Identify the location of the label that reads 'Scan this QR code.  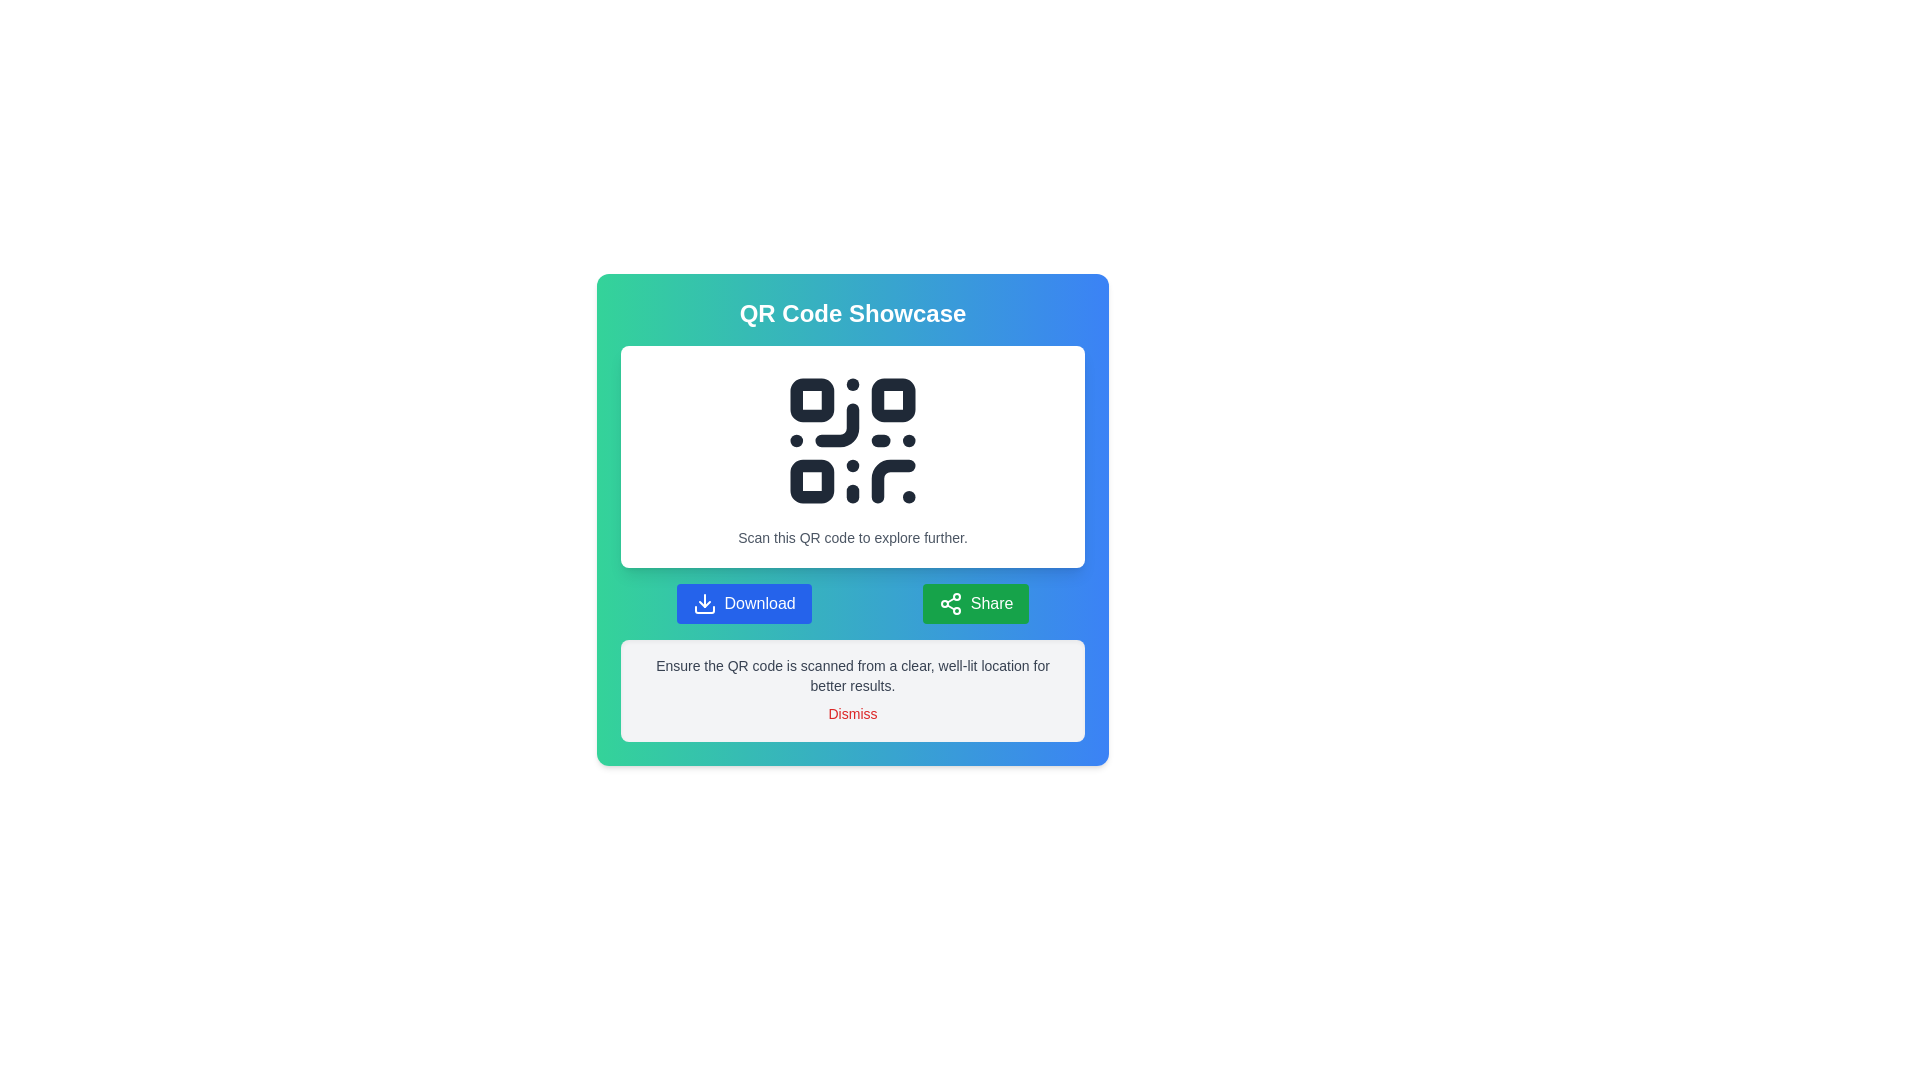
(853, 536).